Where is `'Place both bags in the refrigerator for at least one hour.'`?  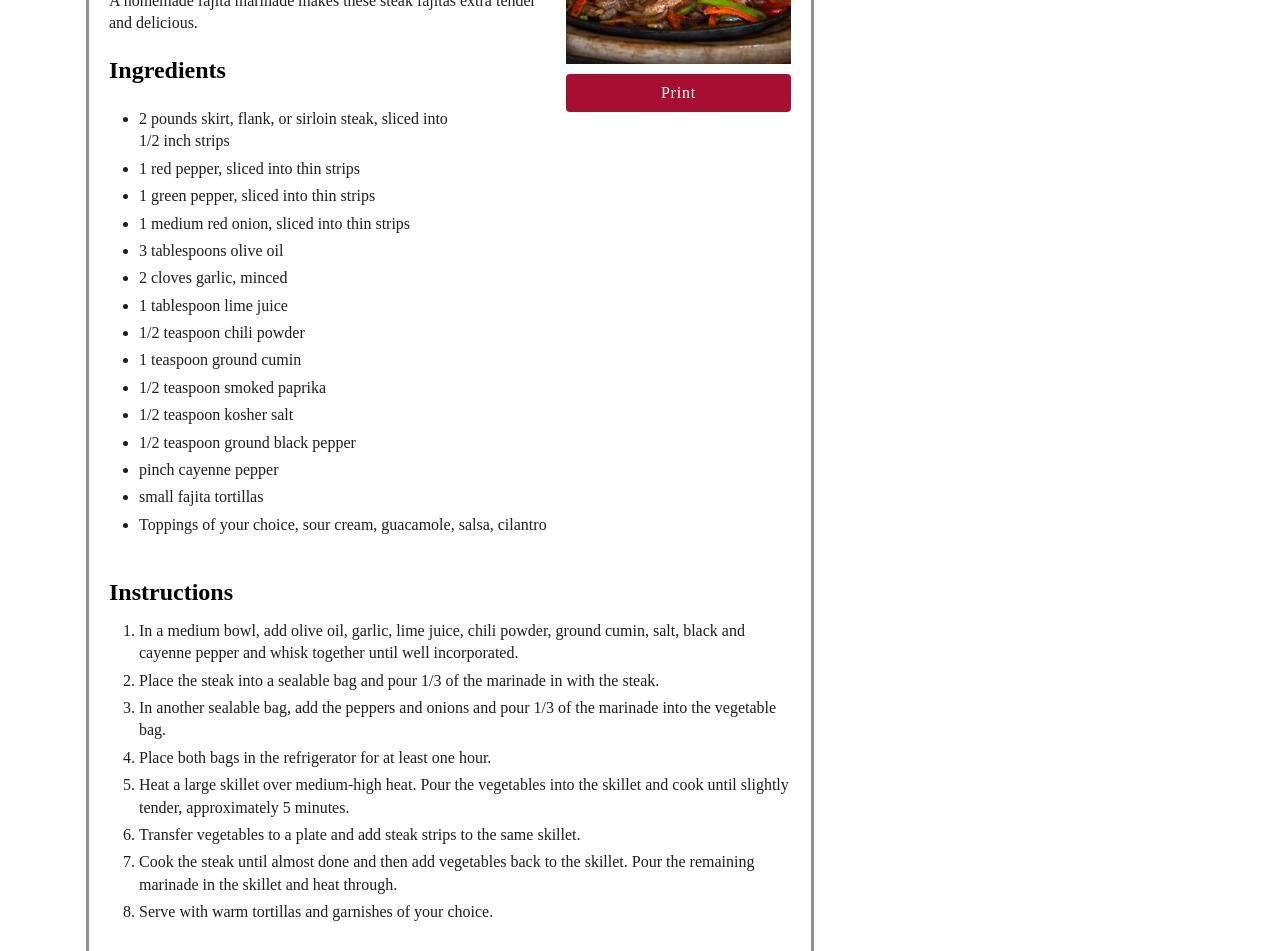
'Place both bags in the refrigerator for at least one hour.' is located at coordinates (314, 755).